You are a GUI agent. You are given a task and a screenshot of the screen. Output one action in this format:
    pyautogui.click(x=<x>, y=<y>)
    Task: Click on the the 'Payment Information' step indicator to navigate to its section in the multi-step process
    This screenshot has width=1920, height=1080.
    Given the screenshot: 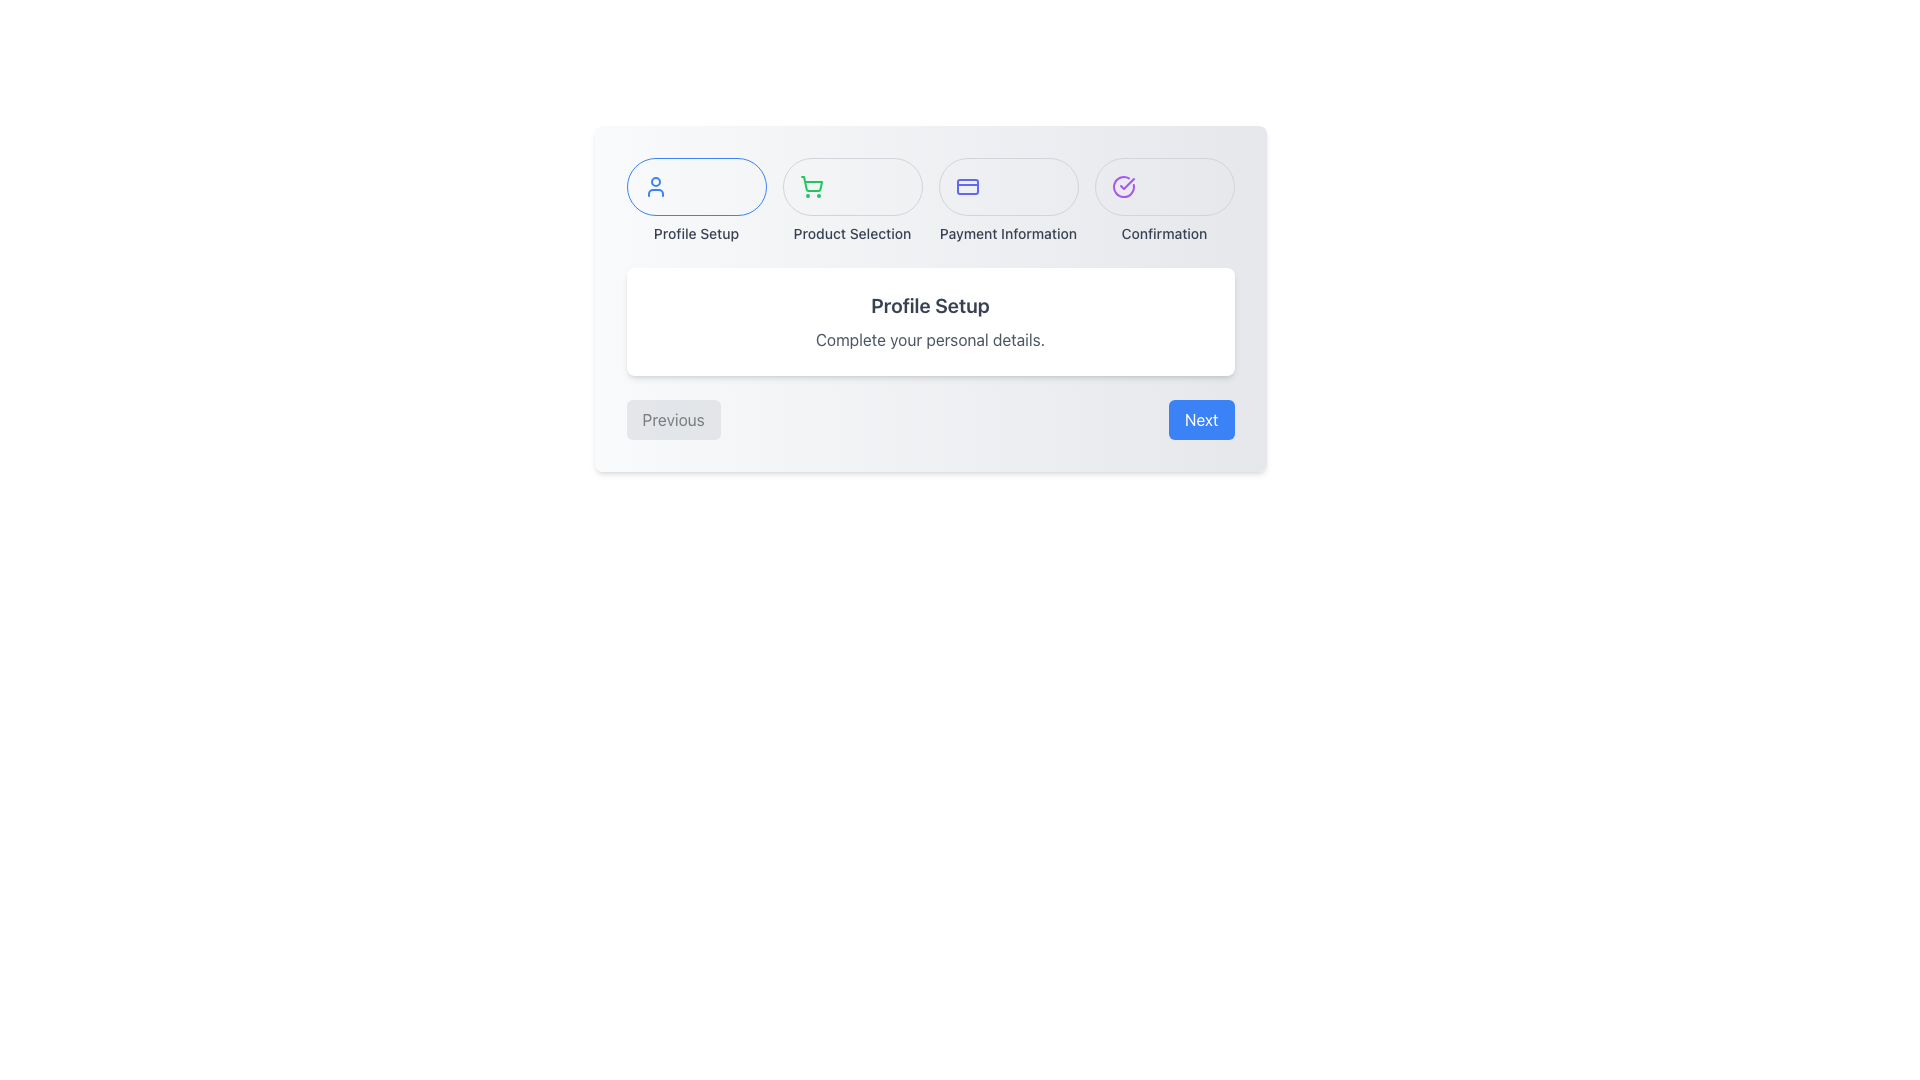 What is the action you would take?
    pyautogui.click(x=1008, y=200)
    